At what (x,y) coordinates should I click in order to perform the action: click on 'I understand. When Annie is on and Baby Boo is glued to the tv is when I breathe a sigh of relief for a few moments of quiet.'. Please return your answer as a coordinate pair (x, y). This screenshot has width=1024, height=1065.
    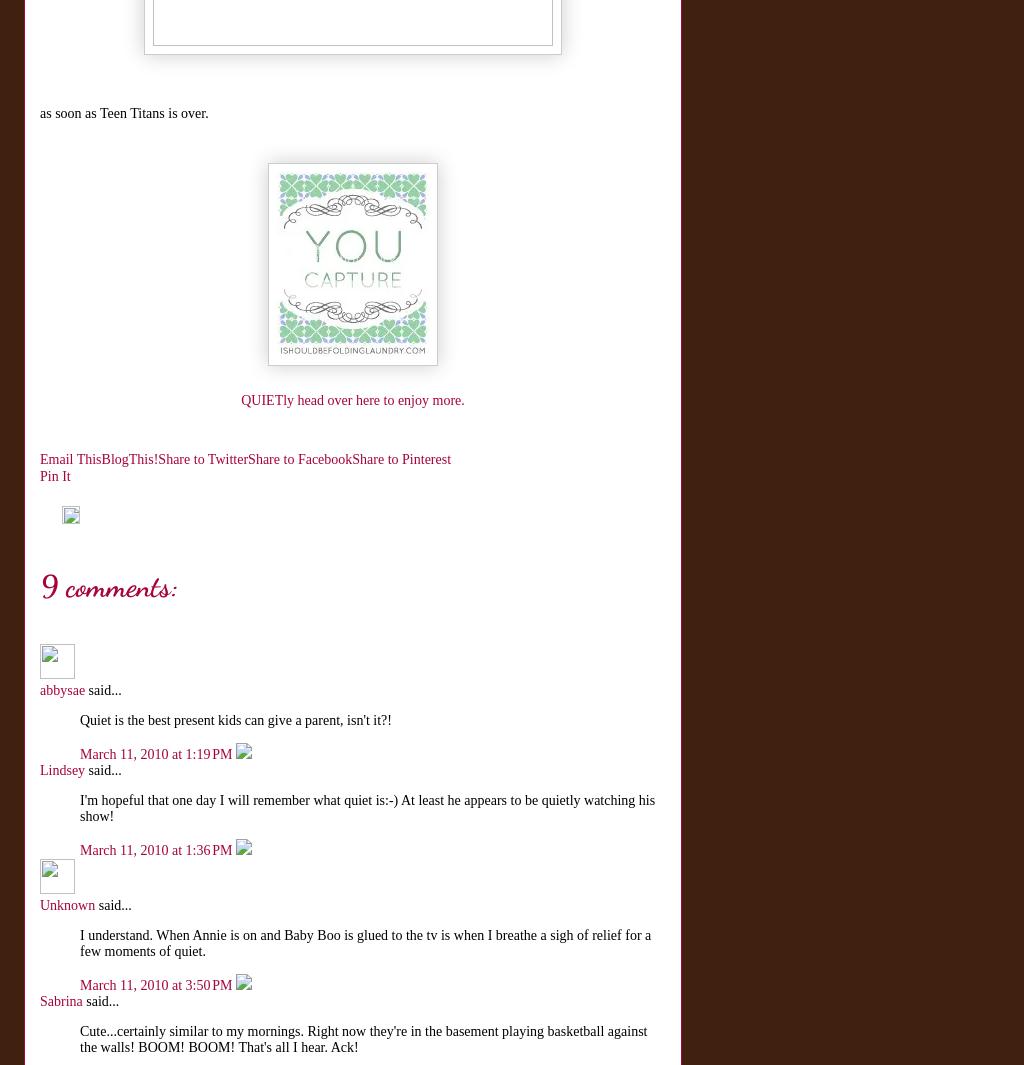
    Looking at the image, I should click on (365, 943).